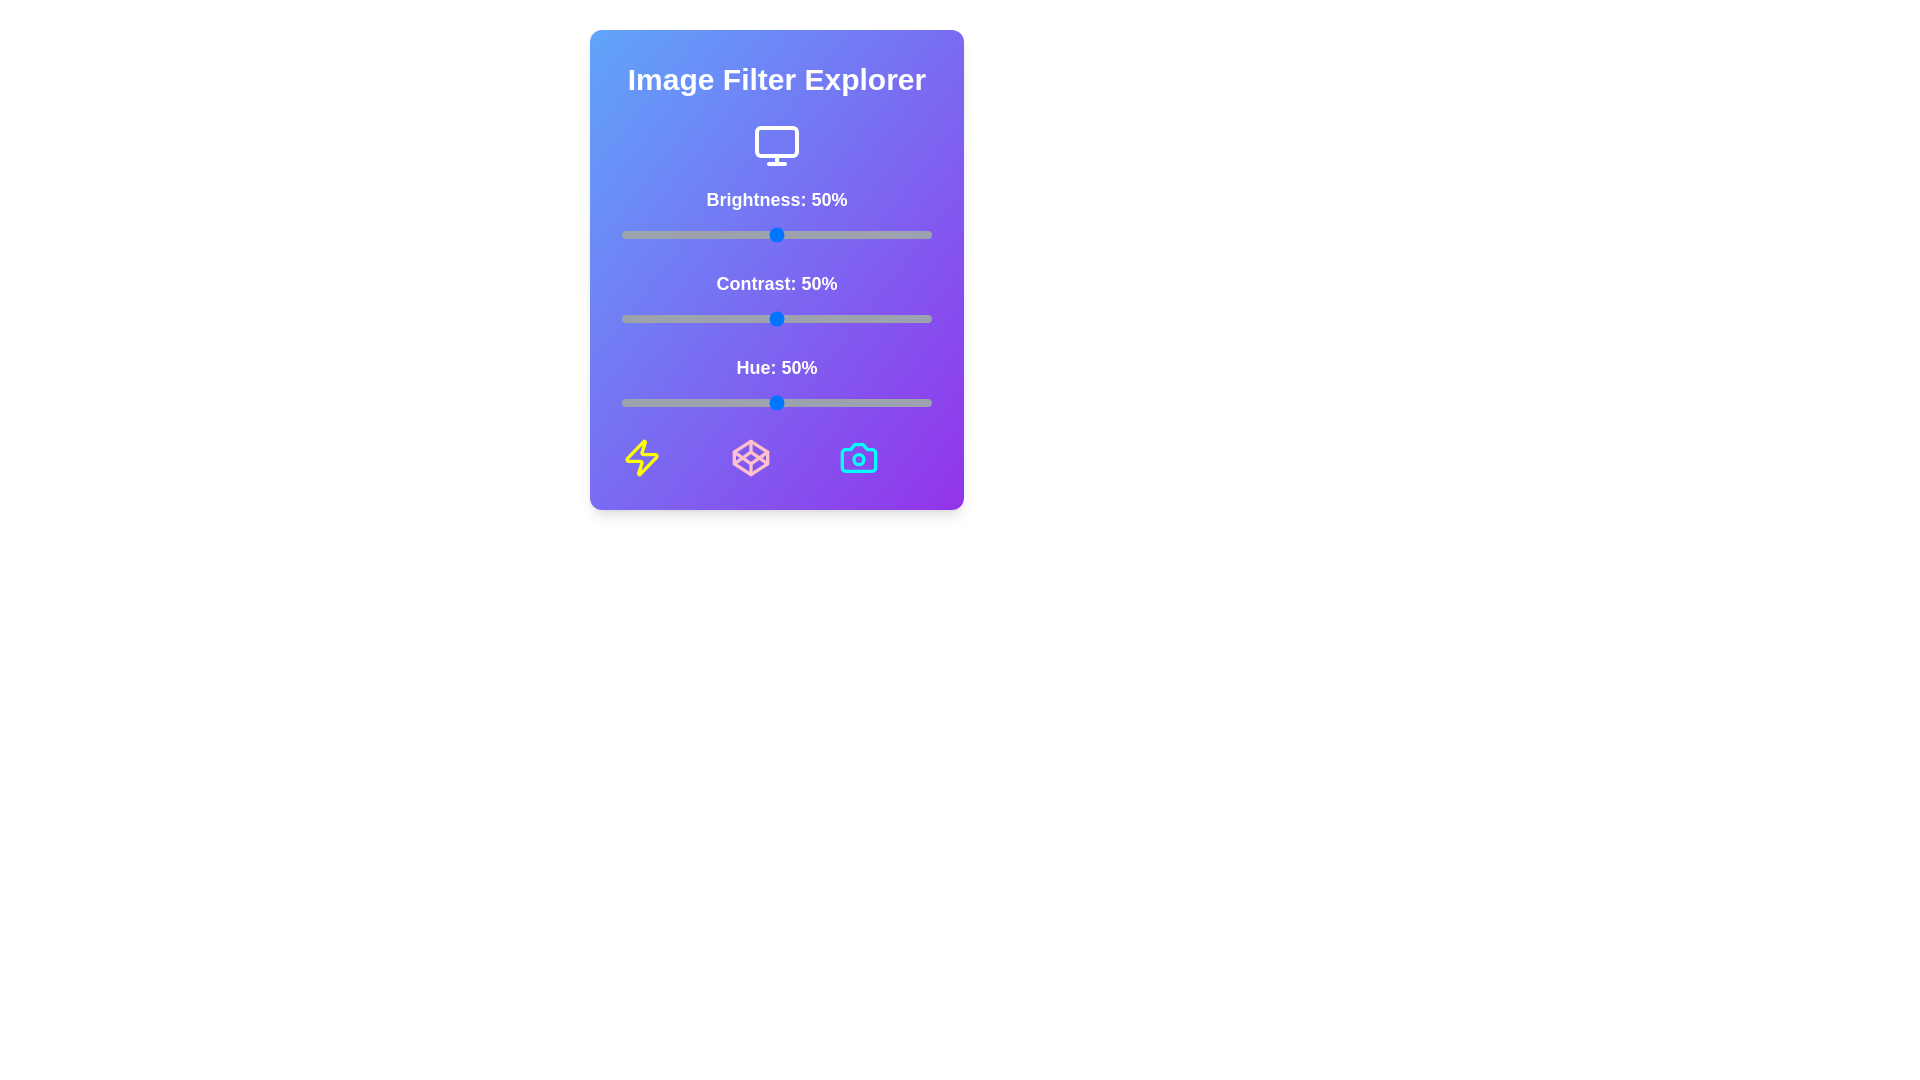 This screenshot has width=1920, height=1080. Describe the element at coordinates (857, 402) in the screenshot. I see `the hue slider to 76%` at that location.